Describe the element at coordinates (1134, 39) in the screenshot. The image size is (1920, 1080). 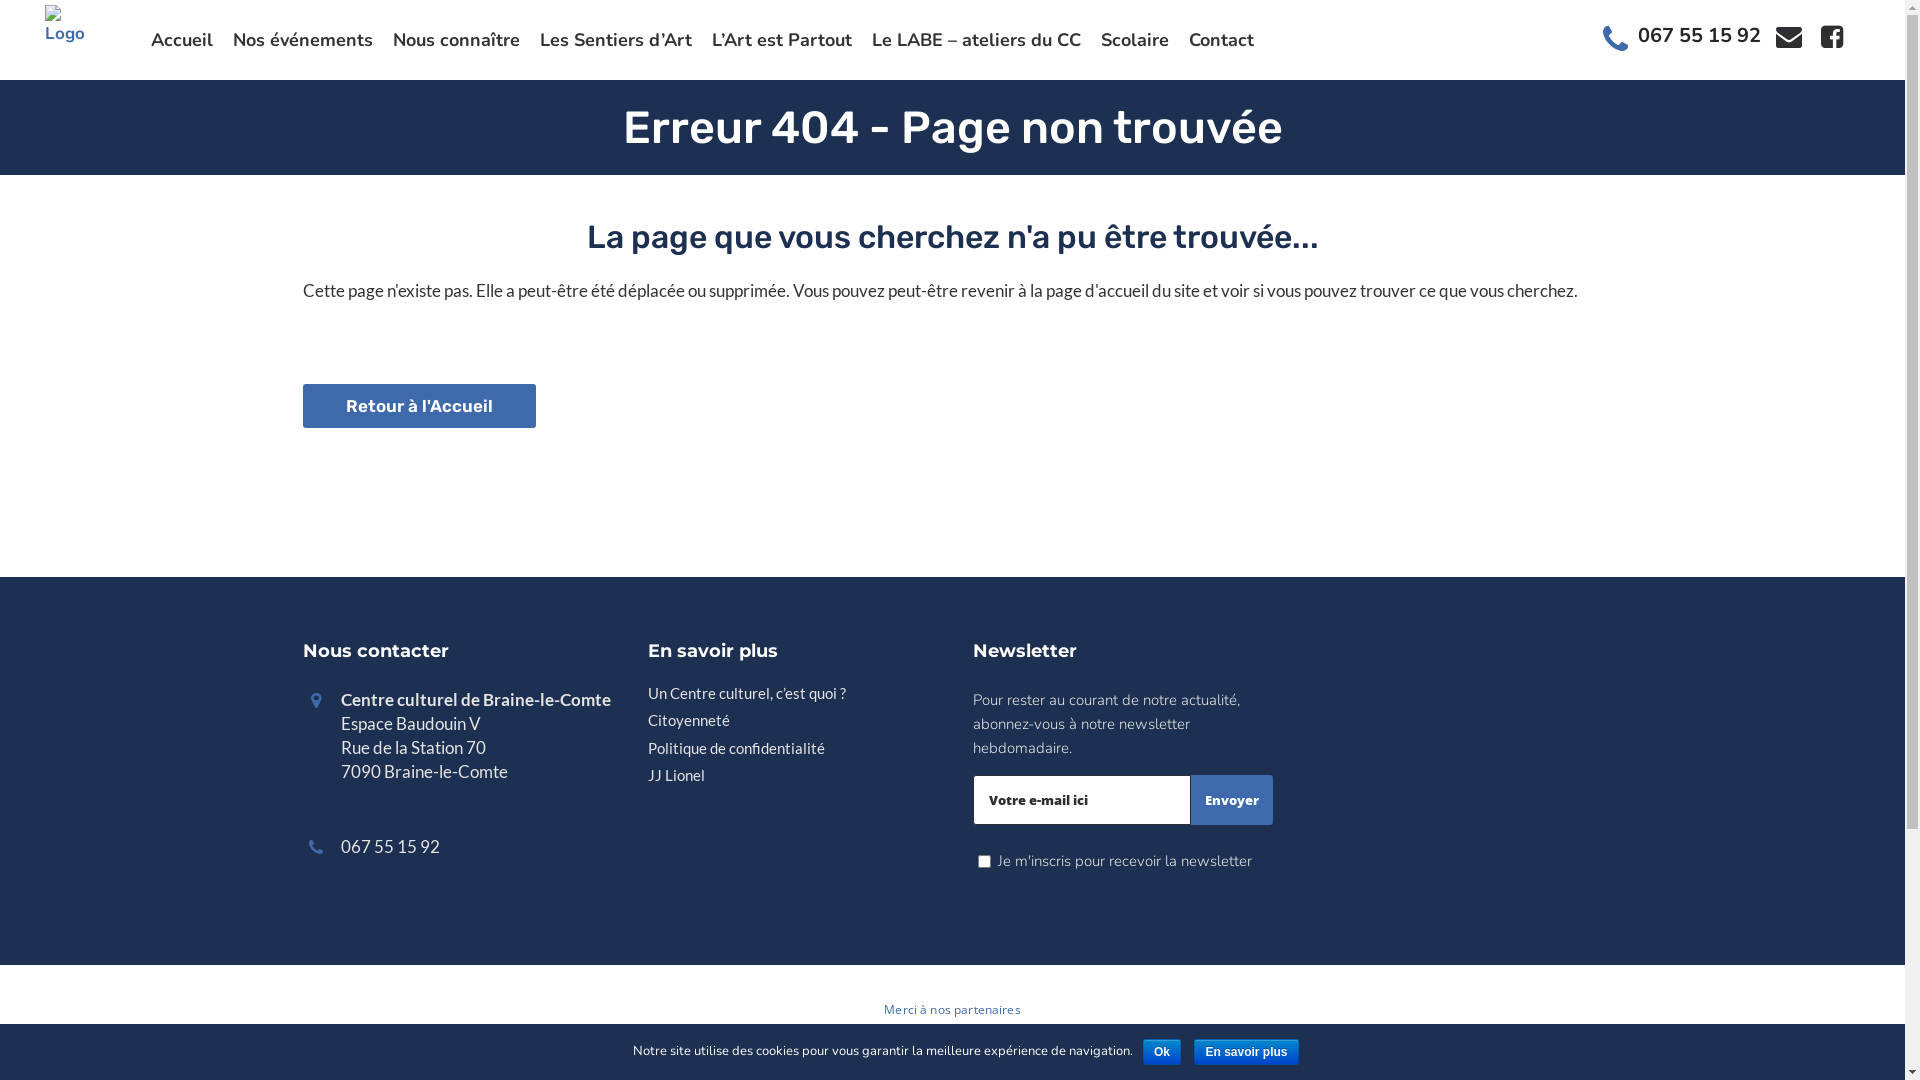
I see `'Scolaire'` at that location.